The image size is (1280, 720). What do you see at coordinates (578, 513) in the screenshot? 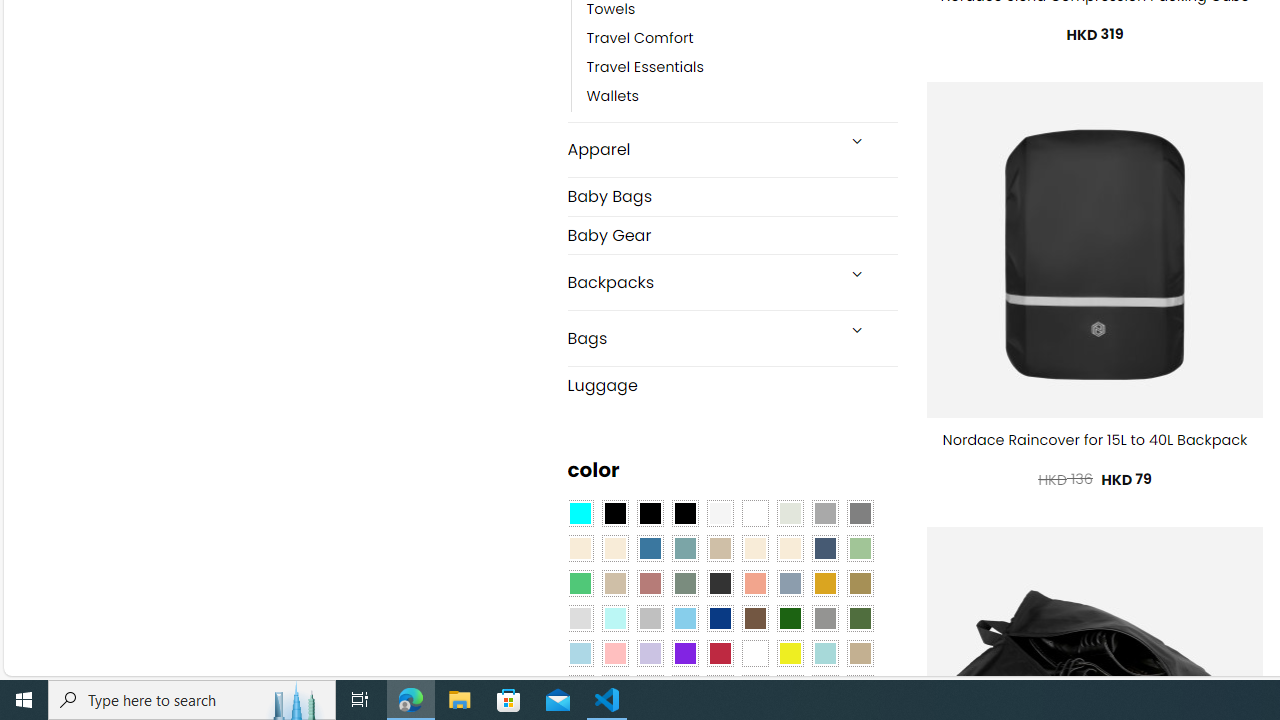
I see `'Aqua Blue'` at bounding box center [578, 513].